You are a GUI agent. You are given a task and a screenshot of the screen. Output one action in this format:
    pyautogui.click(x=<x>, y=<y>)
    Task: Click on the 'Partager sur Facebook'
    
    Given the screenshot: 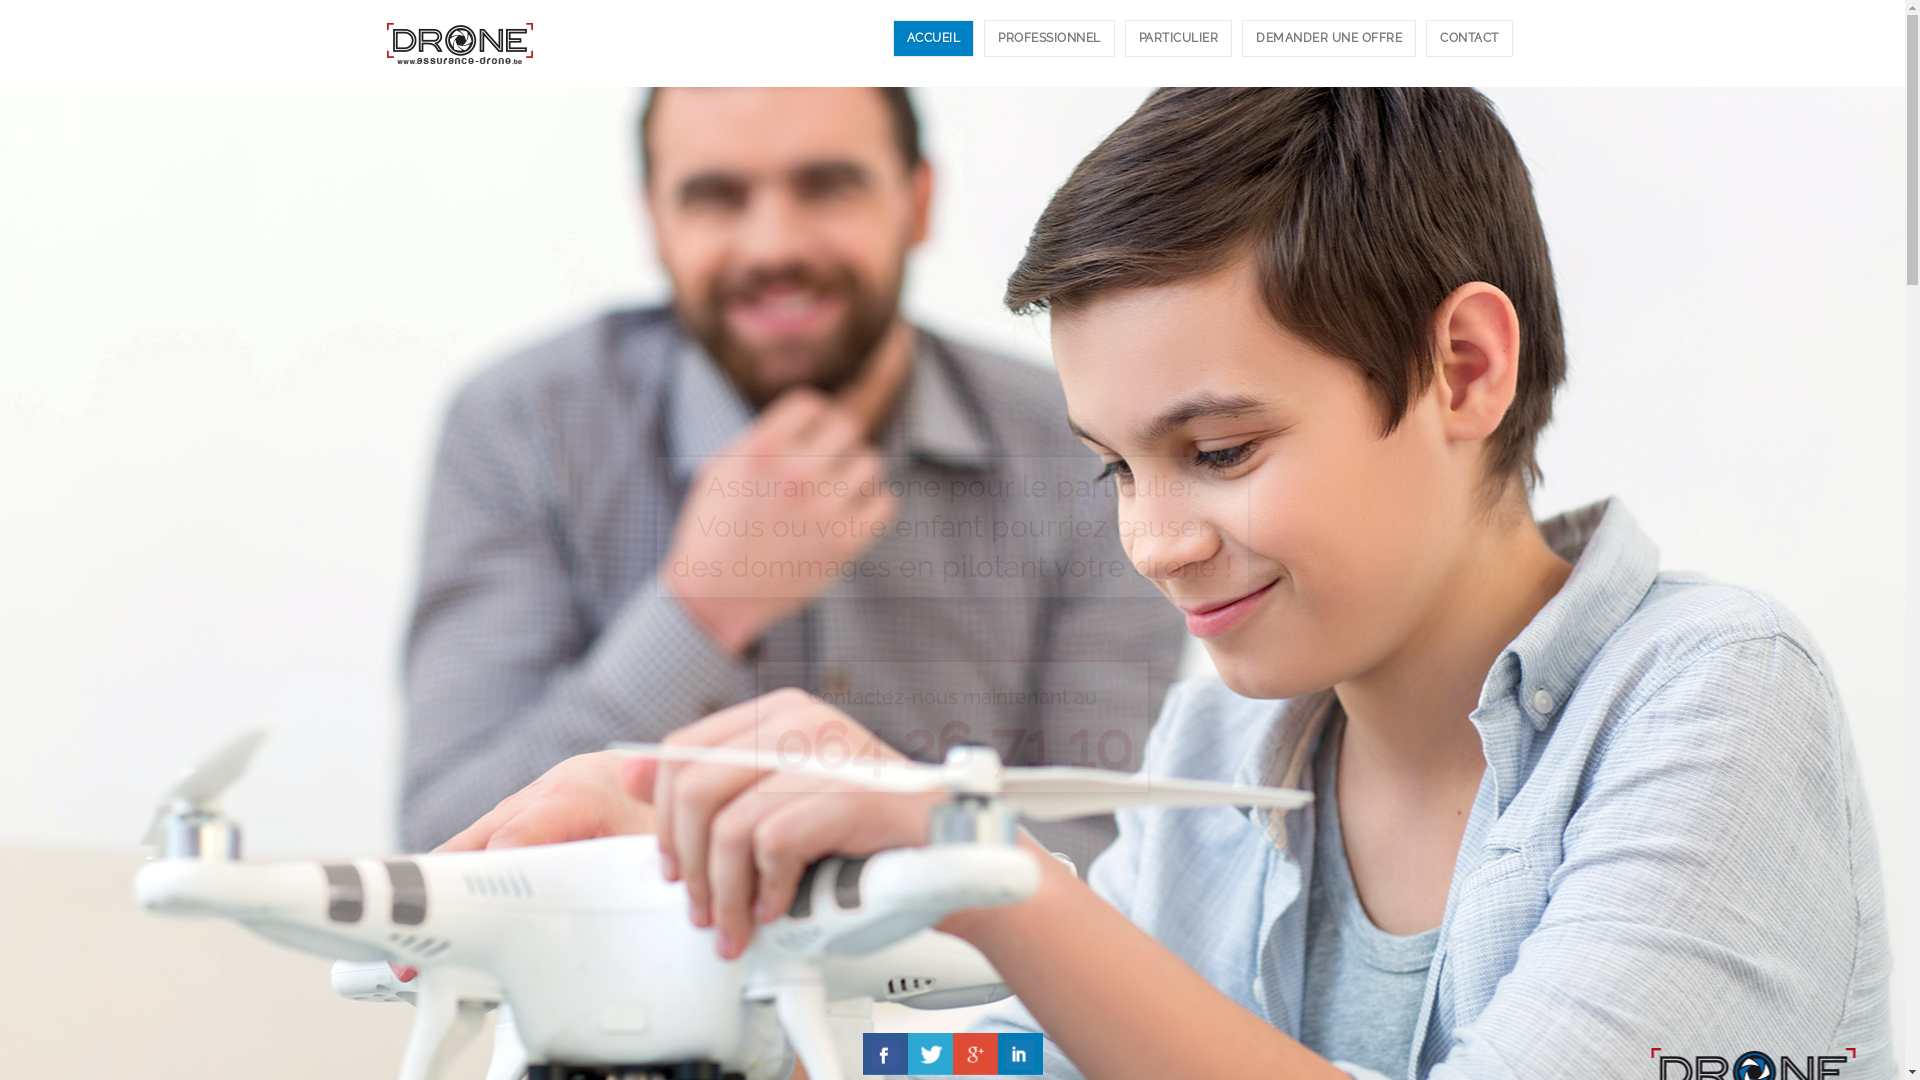 What is the action you would take?
    pyautogui.click(x=883, y=1052)
    